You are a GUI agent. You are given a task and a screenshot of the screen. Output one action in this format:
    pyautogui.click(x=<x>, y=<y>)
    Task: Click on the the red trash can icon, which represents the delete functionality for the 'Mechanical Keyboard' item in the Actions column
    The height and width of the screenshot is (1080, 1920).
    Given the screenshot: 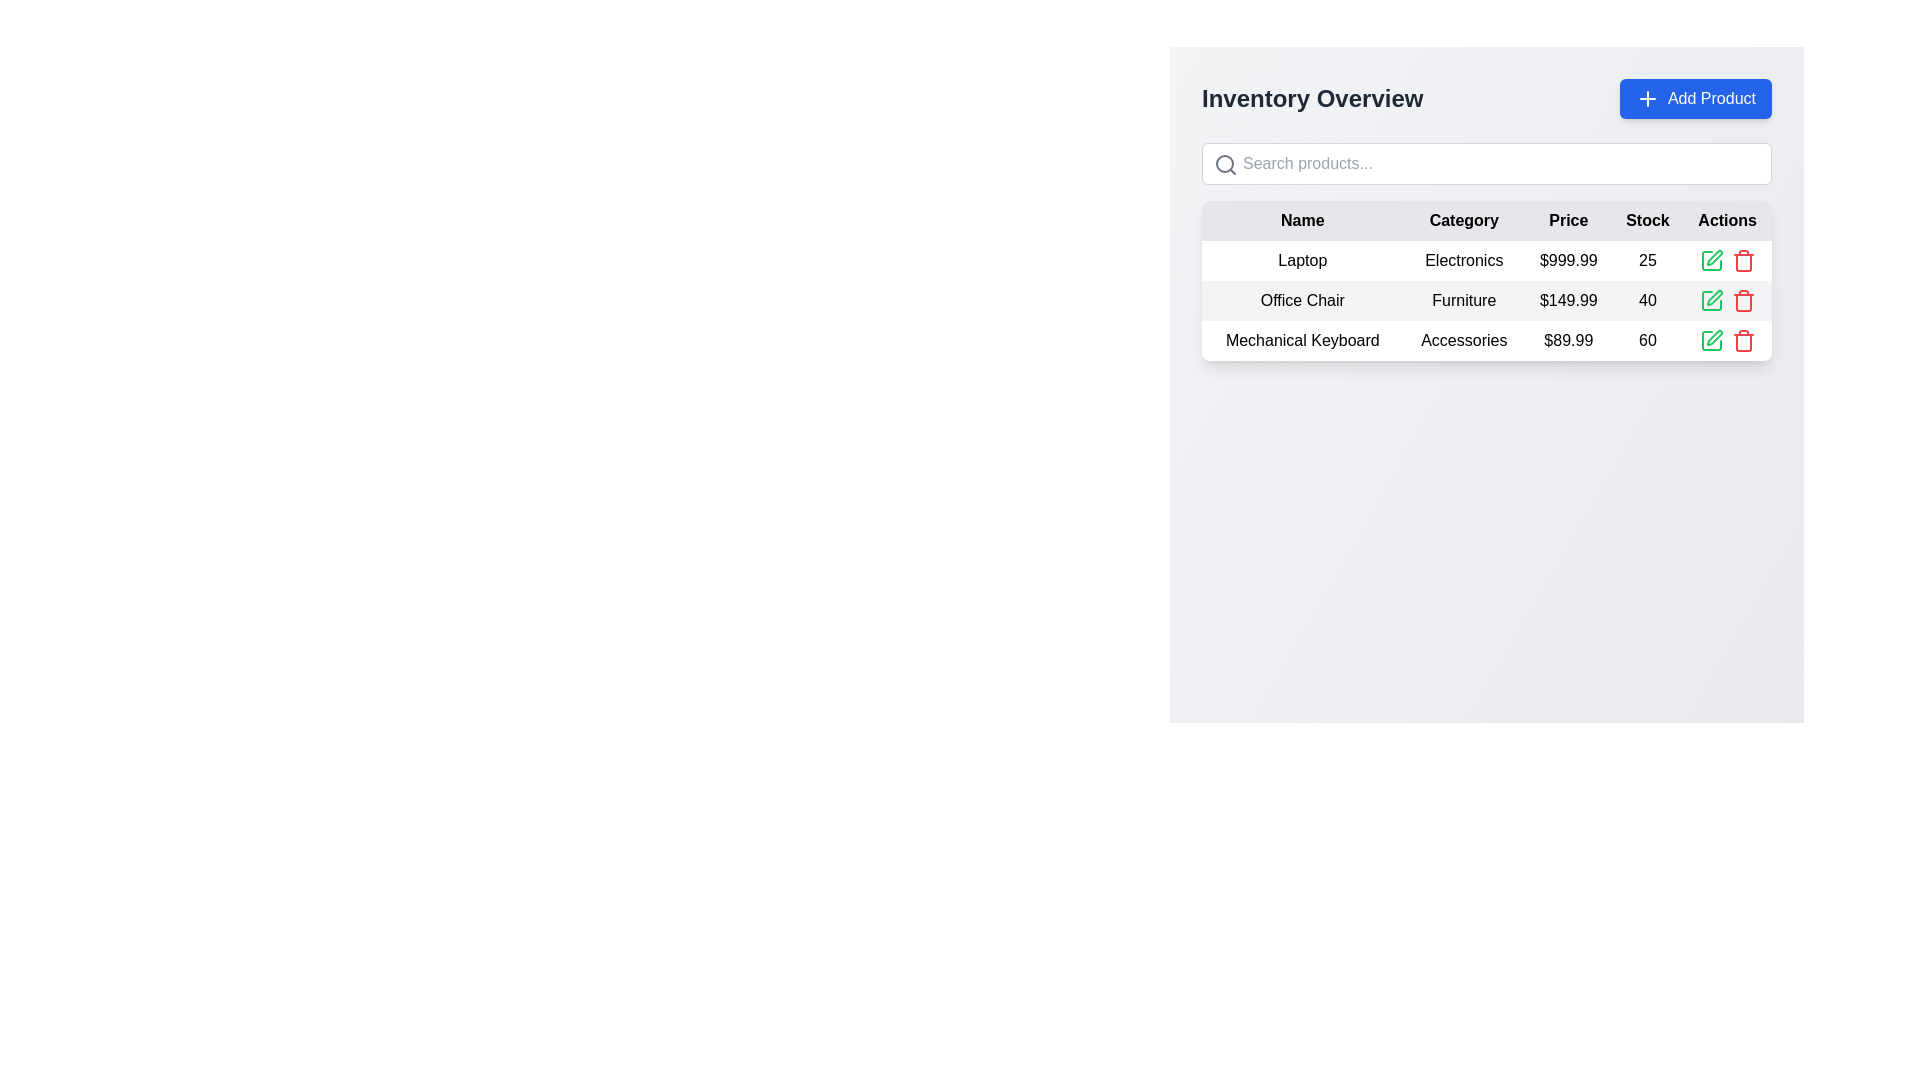 What is the action you would take?
    pyautogui.click(x=1742, y=260)
    